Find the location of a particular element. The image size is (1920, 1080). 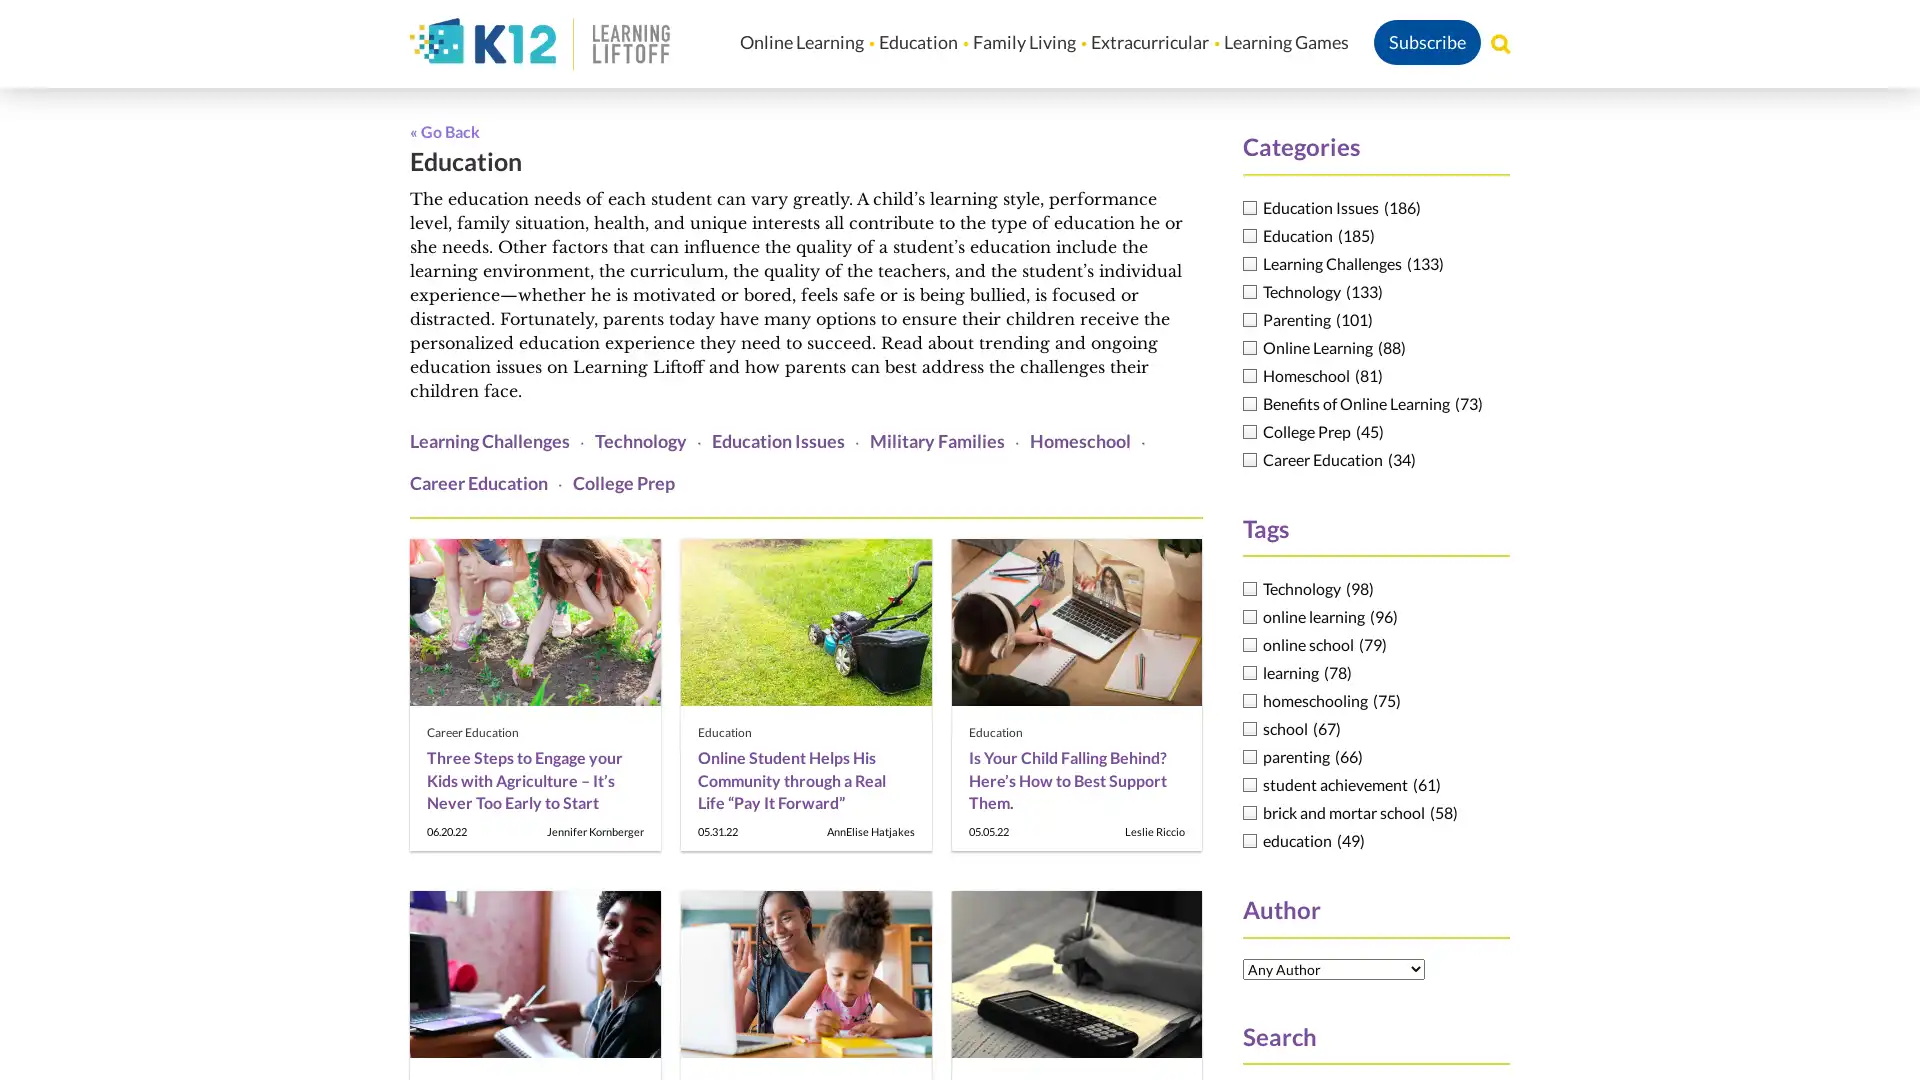

Go Back is located at coordinates (444, 131).